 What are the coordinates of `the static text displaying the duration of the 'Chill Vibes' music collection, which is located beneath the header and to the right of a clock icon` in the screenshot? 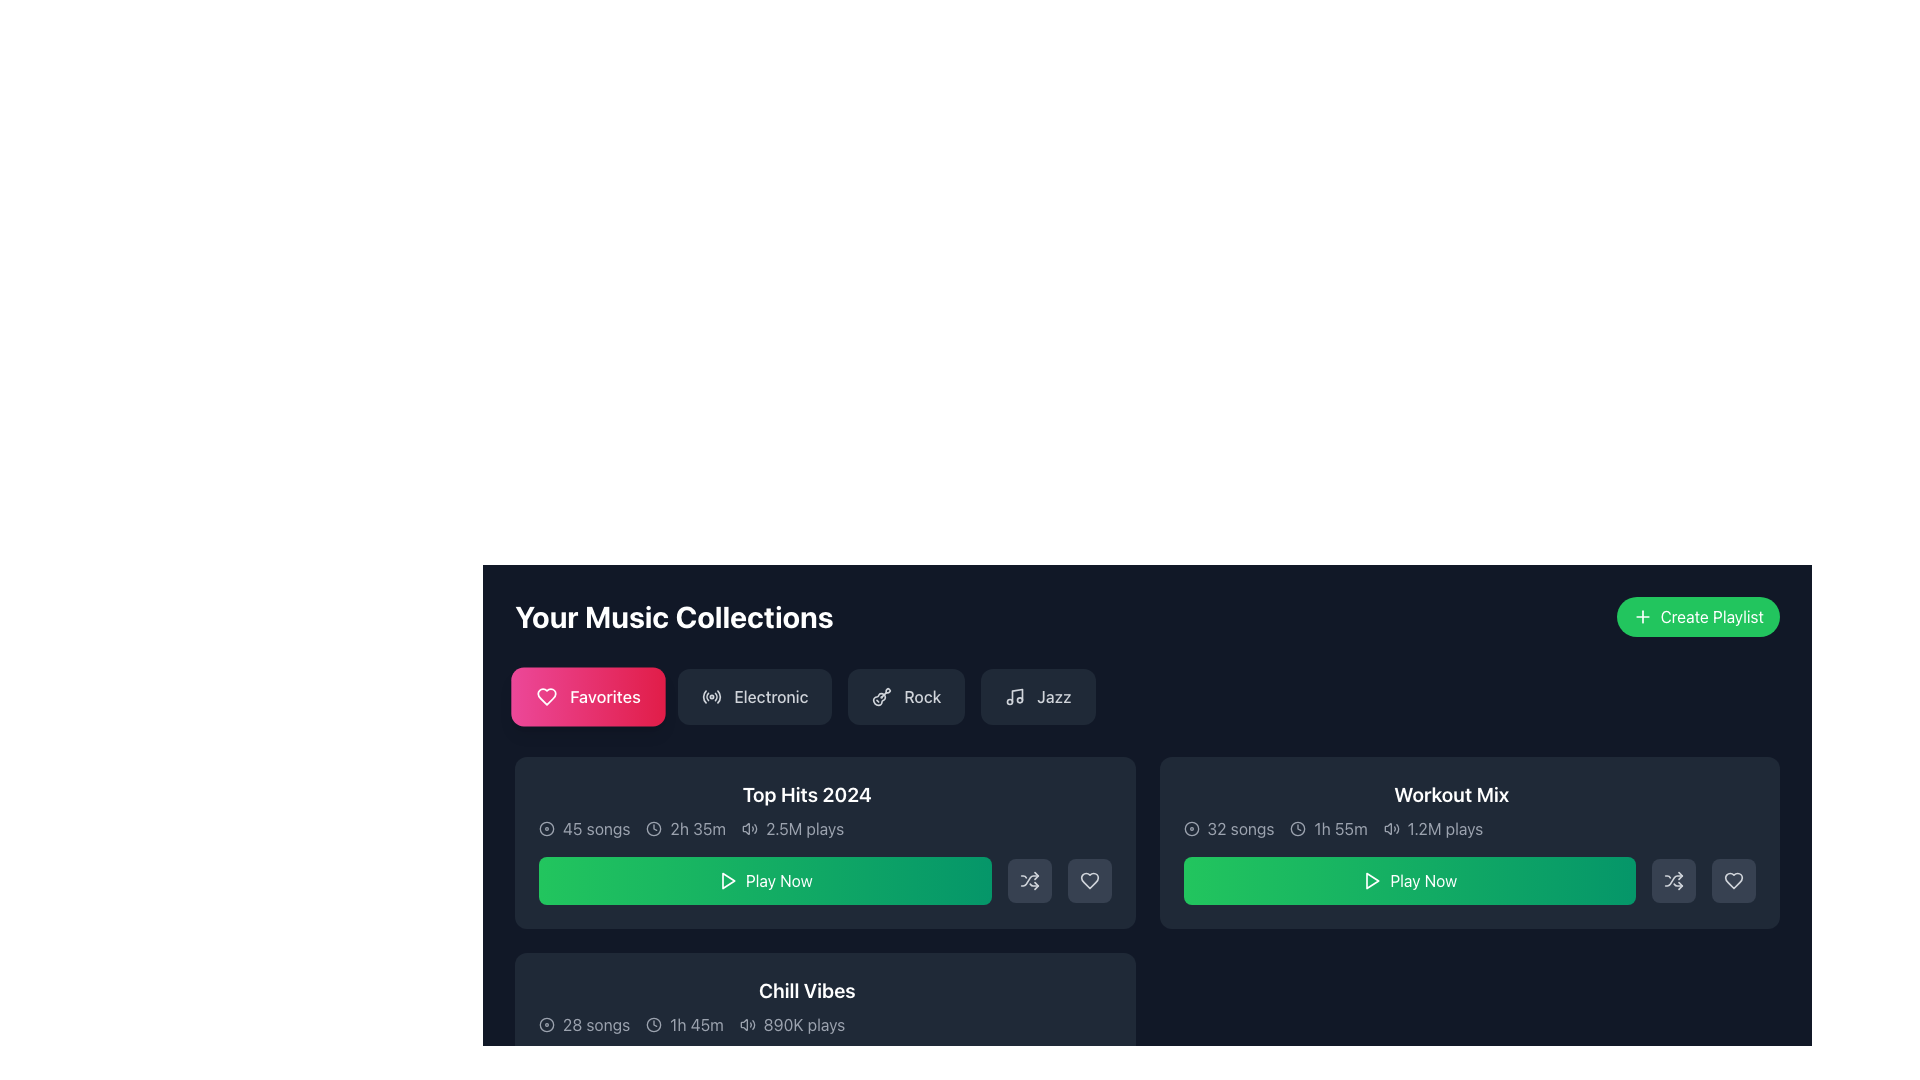 It's located at (696, 1025).